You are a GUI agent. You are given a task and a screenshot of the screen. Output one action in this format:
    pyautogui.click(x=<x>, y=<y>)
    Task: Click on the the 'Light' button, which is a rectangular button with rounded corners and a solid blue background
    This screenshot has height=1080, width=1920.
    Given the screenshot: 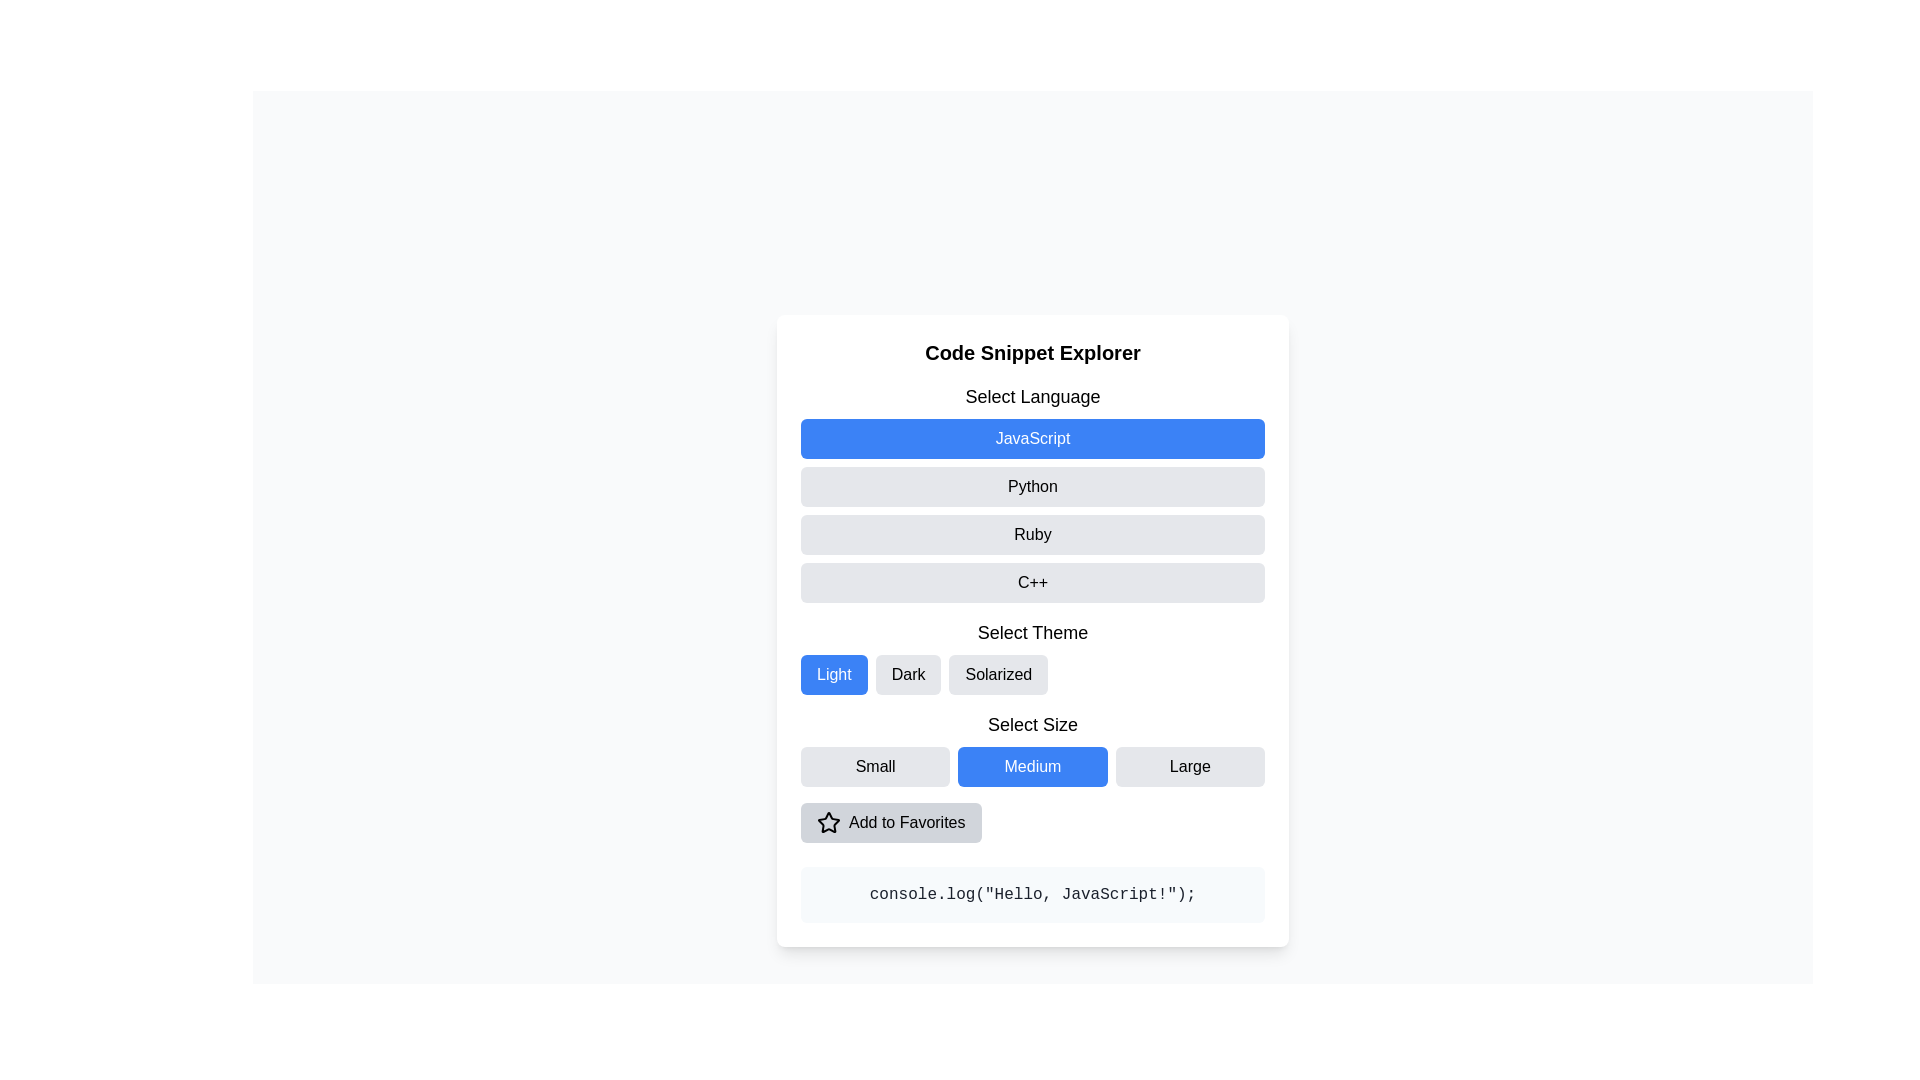 What is the action you would take?
    pyautogui.click(x=834, y=675)
    